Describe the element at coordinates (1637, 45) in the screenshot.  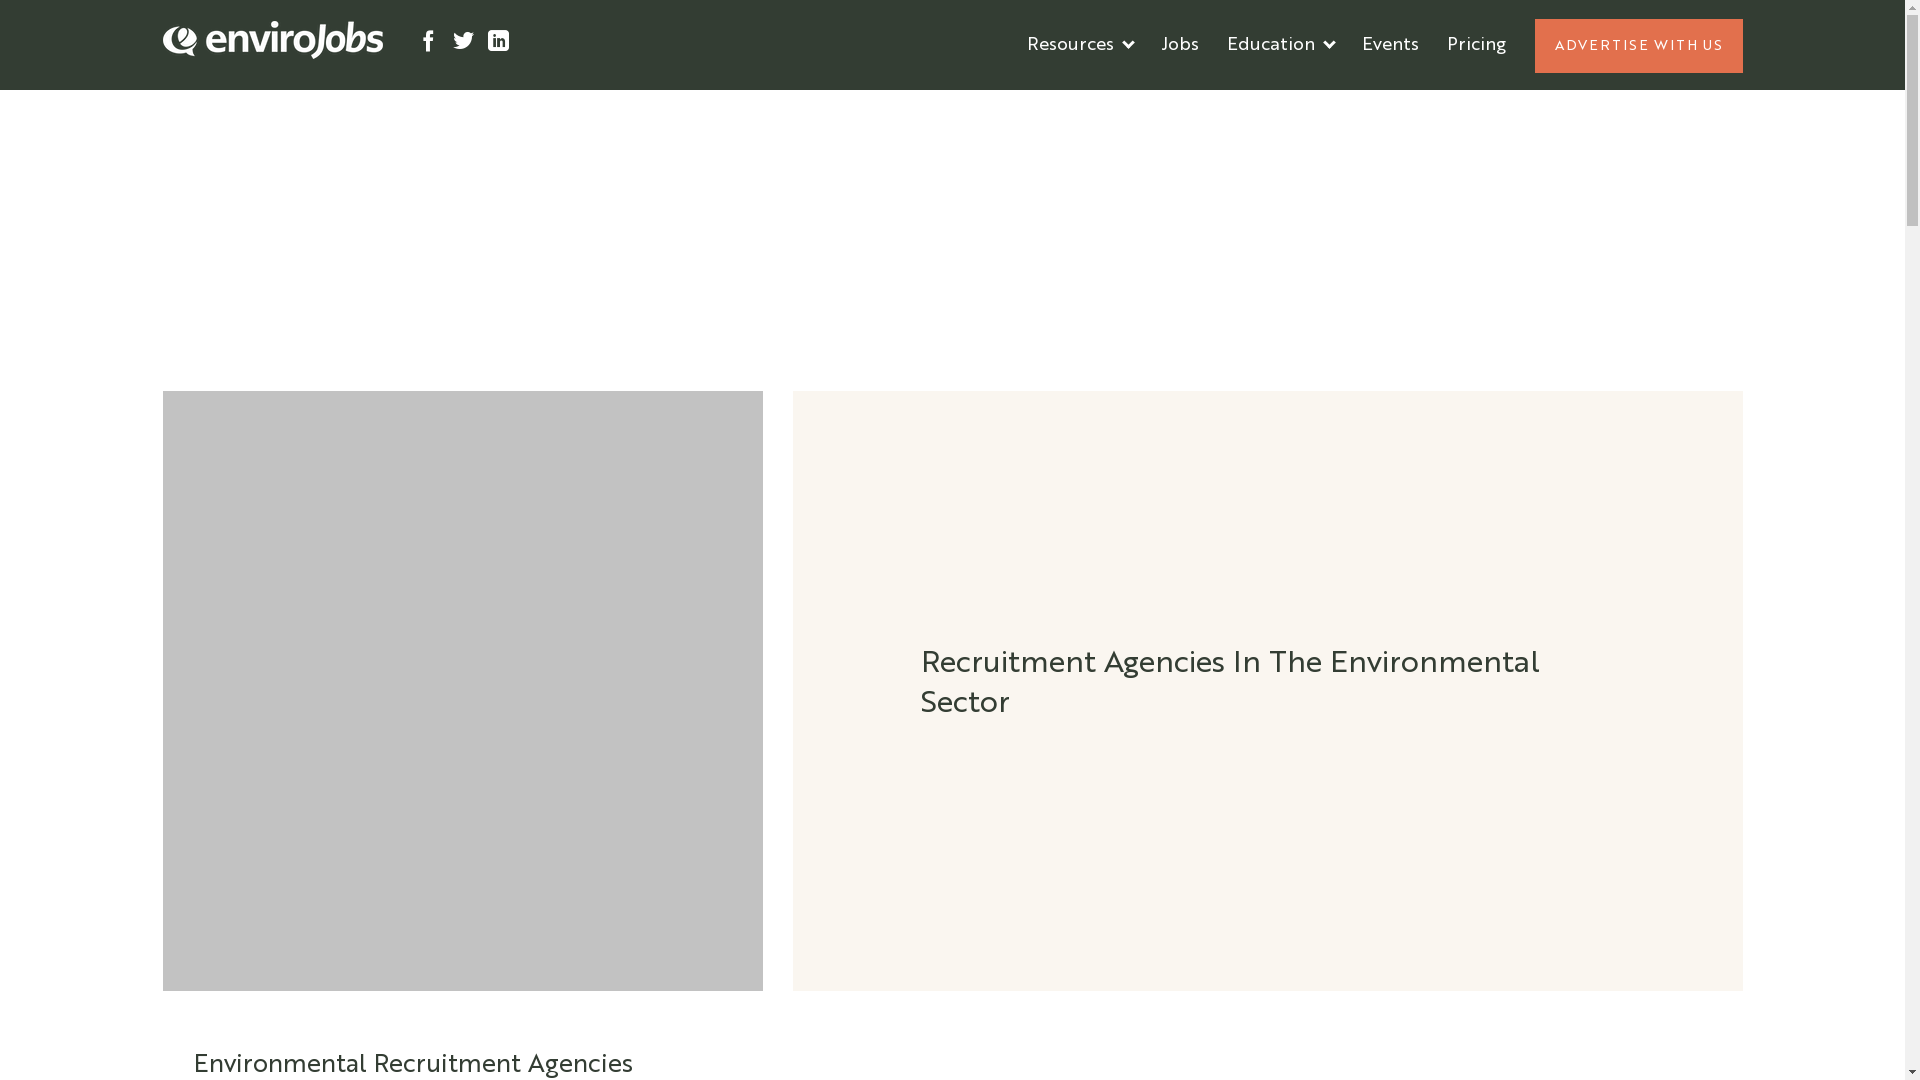
I see `'ADVERTISE WITH US'` at that location.